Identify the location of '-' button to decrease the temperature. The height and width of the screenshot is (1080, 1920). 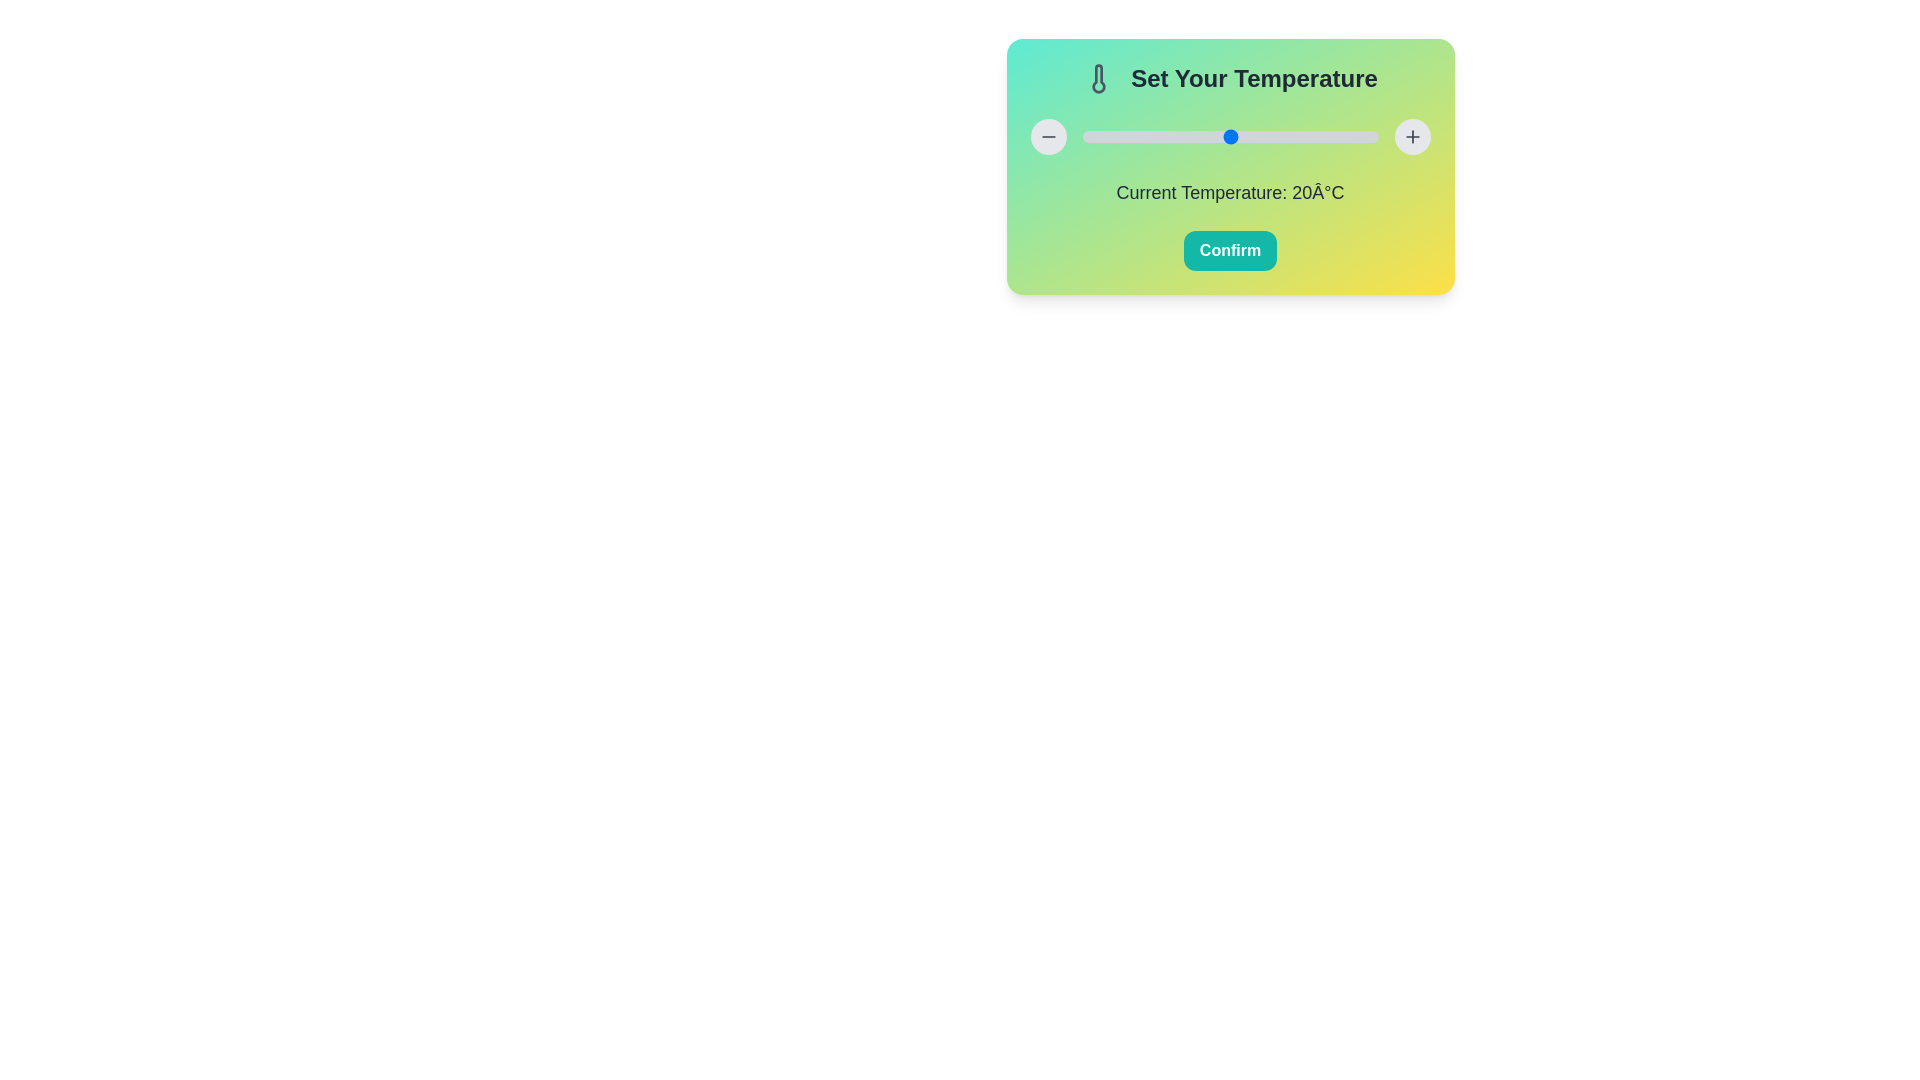
(1047, 136).